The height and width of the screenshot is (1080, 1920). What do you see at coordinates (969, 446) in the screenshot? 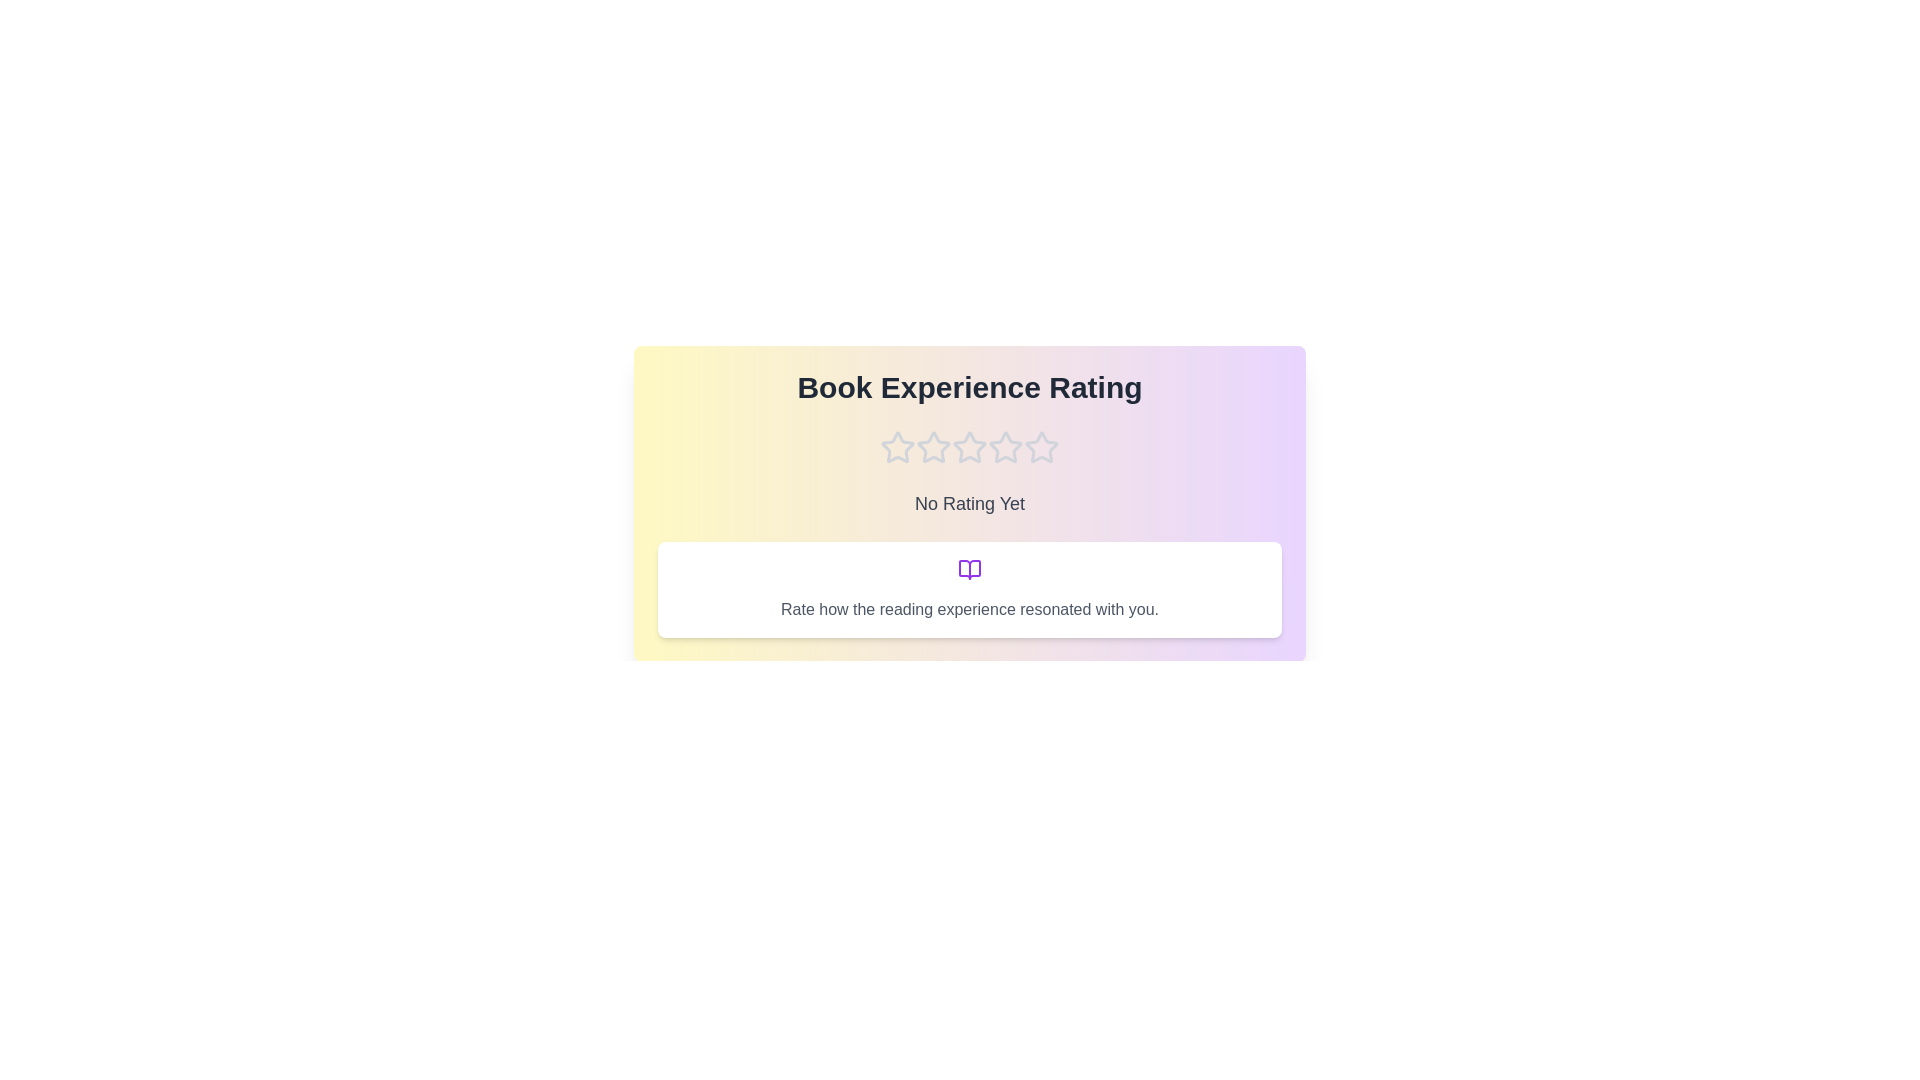
I see `the star corresponding to 3 stars to preview the rating description` at bounding box center [969, 446].